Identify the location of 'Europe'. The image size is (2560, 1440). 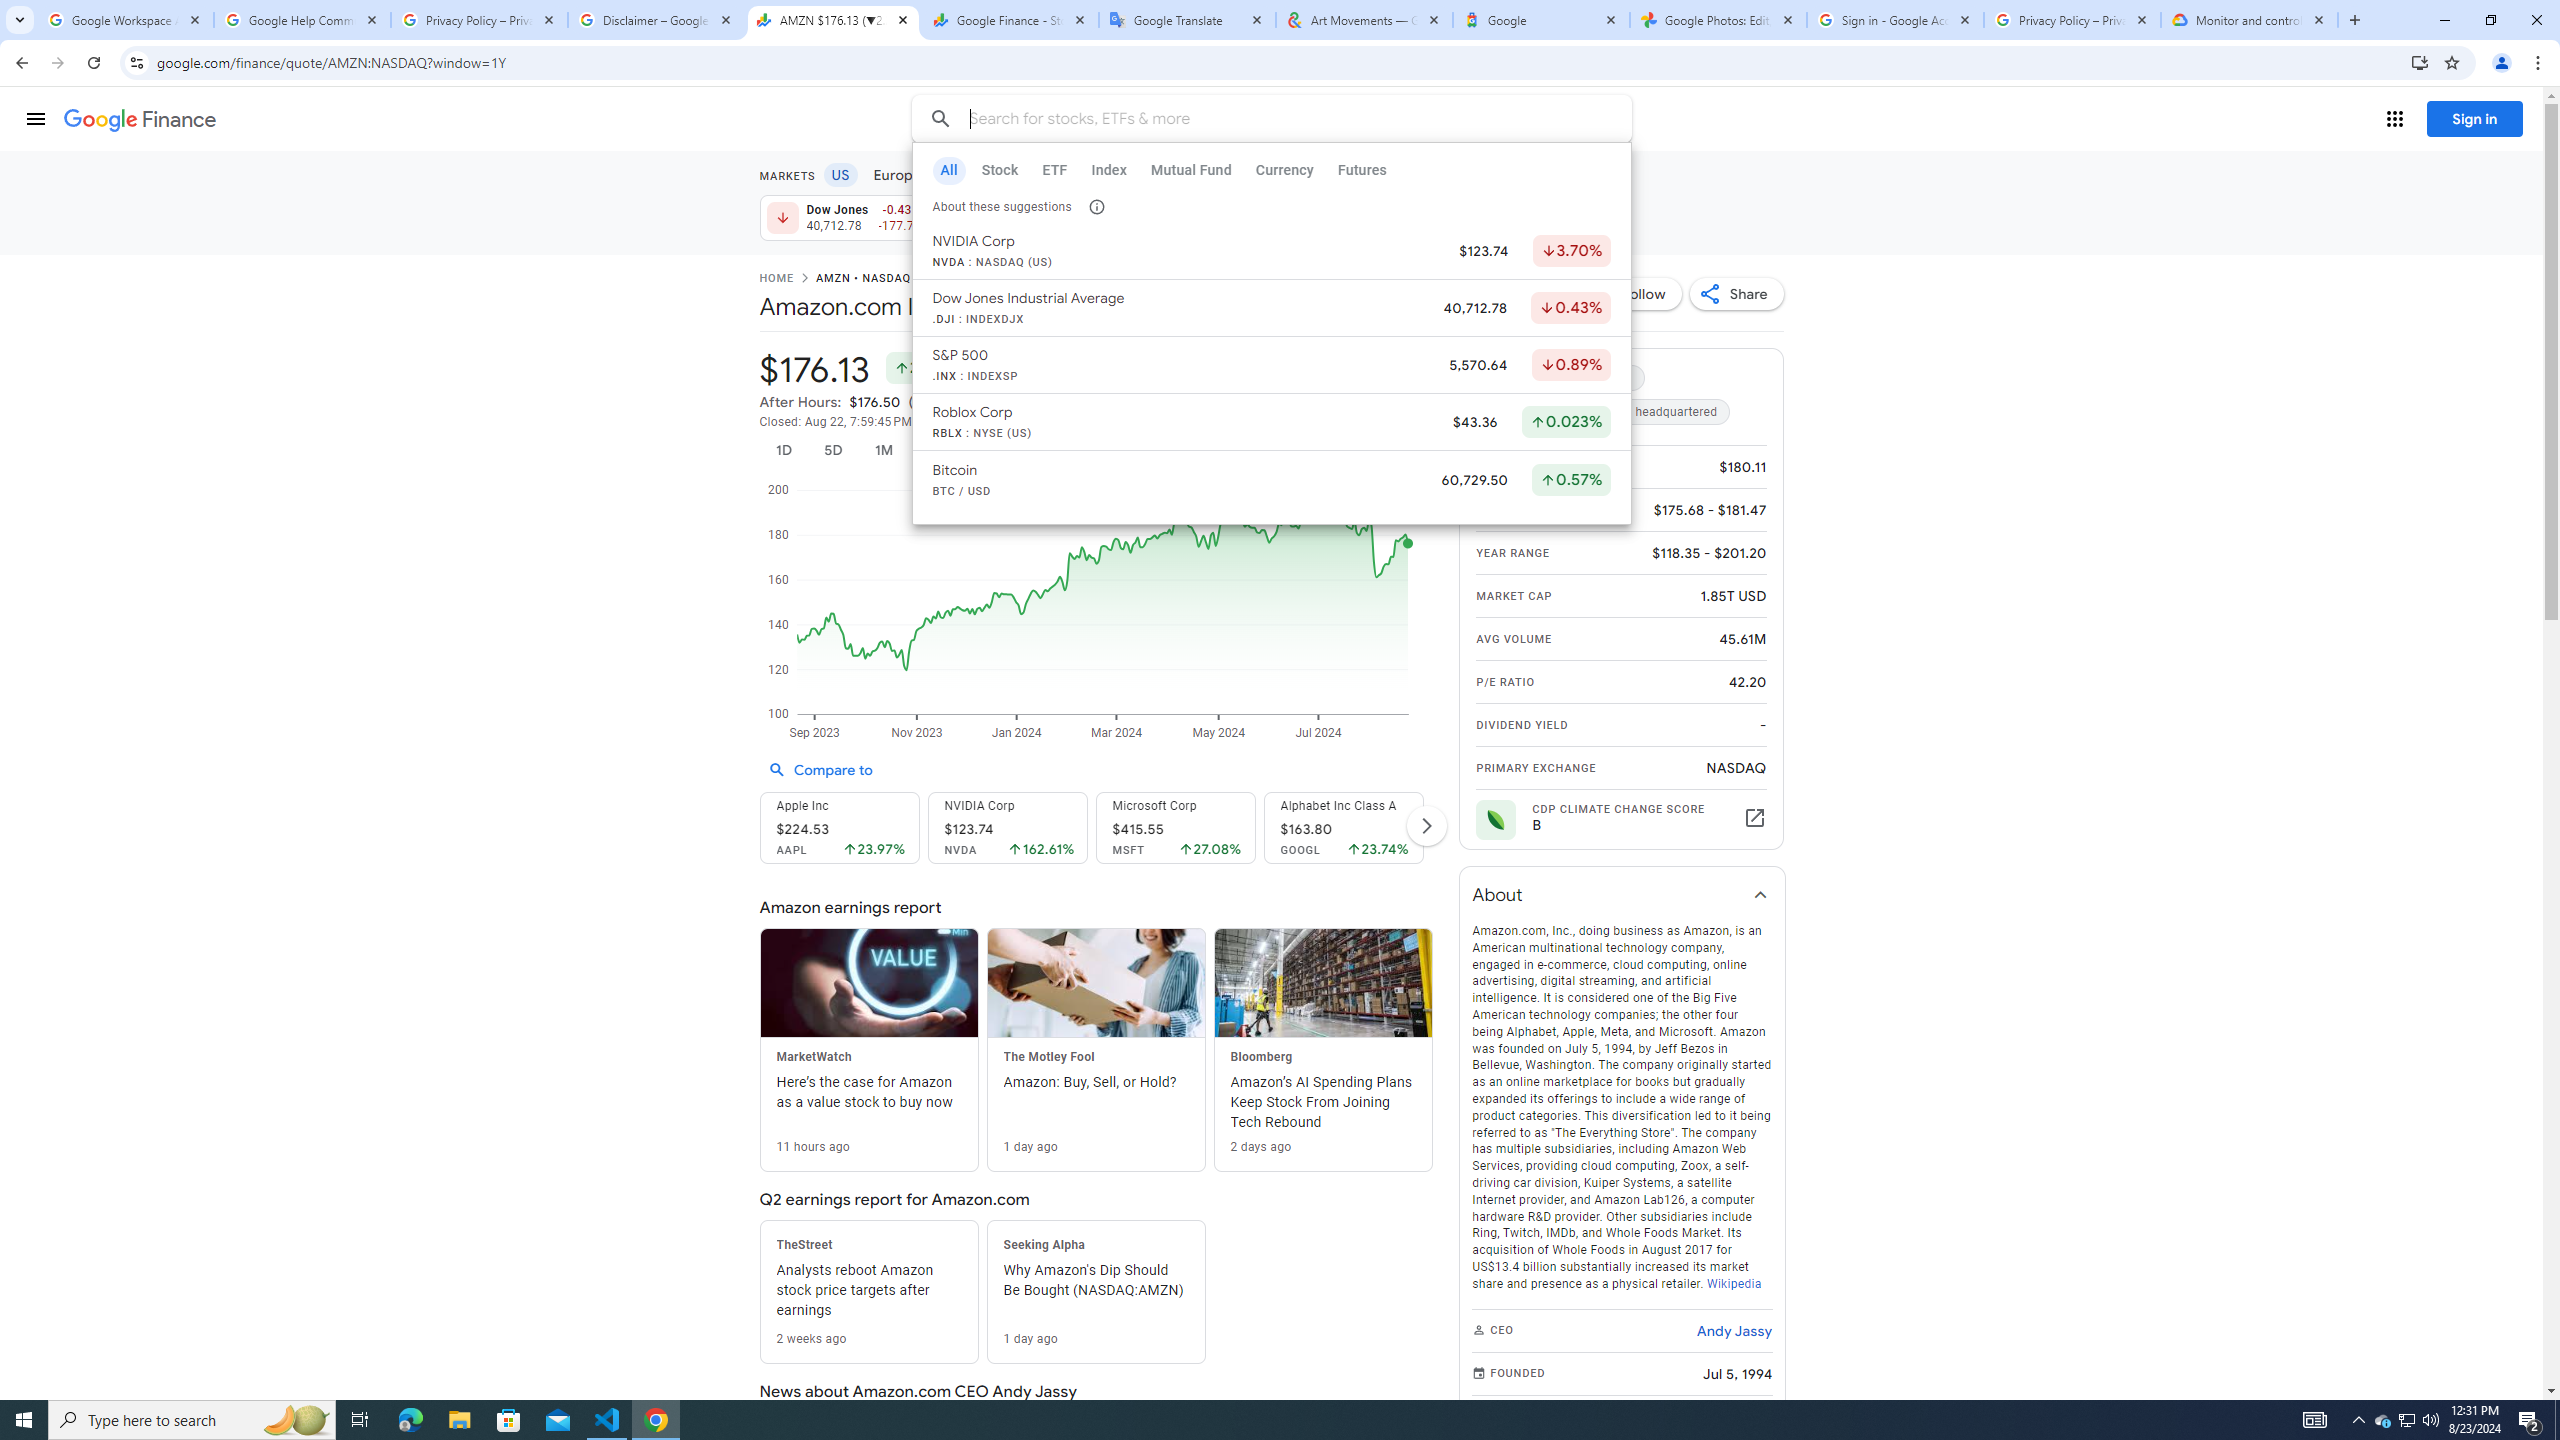
(896, 173).